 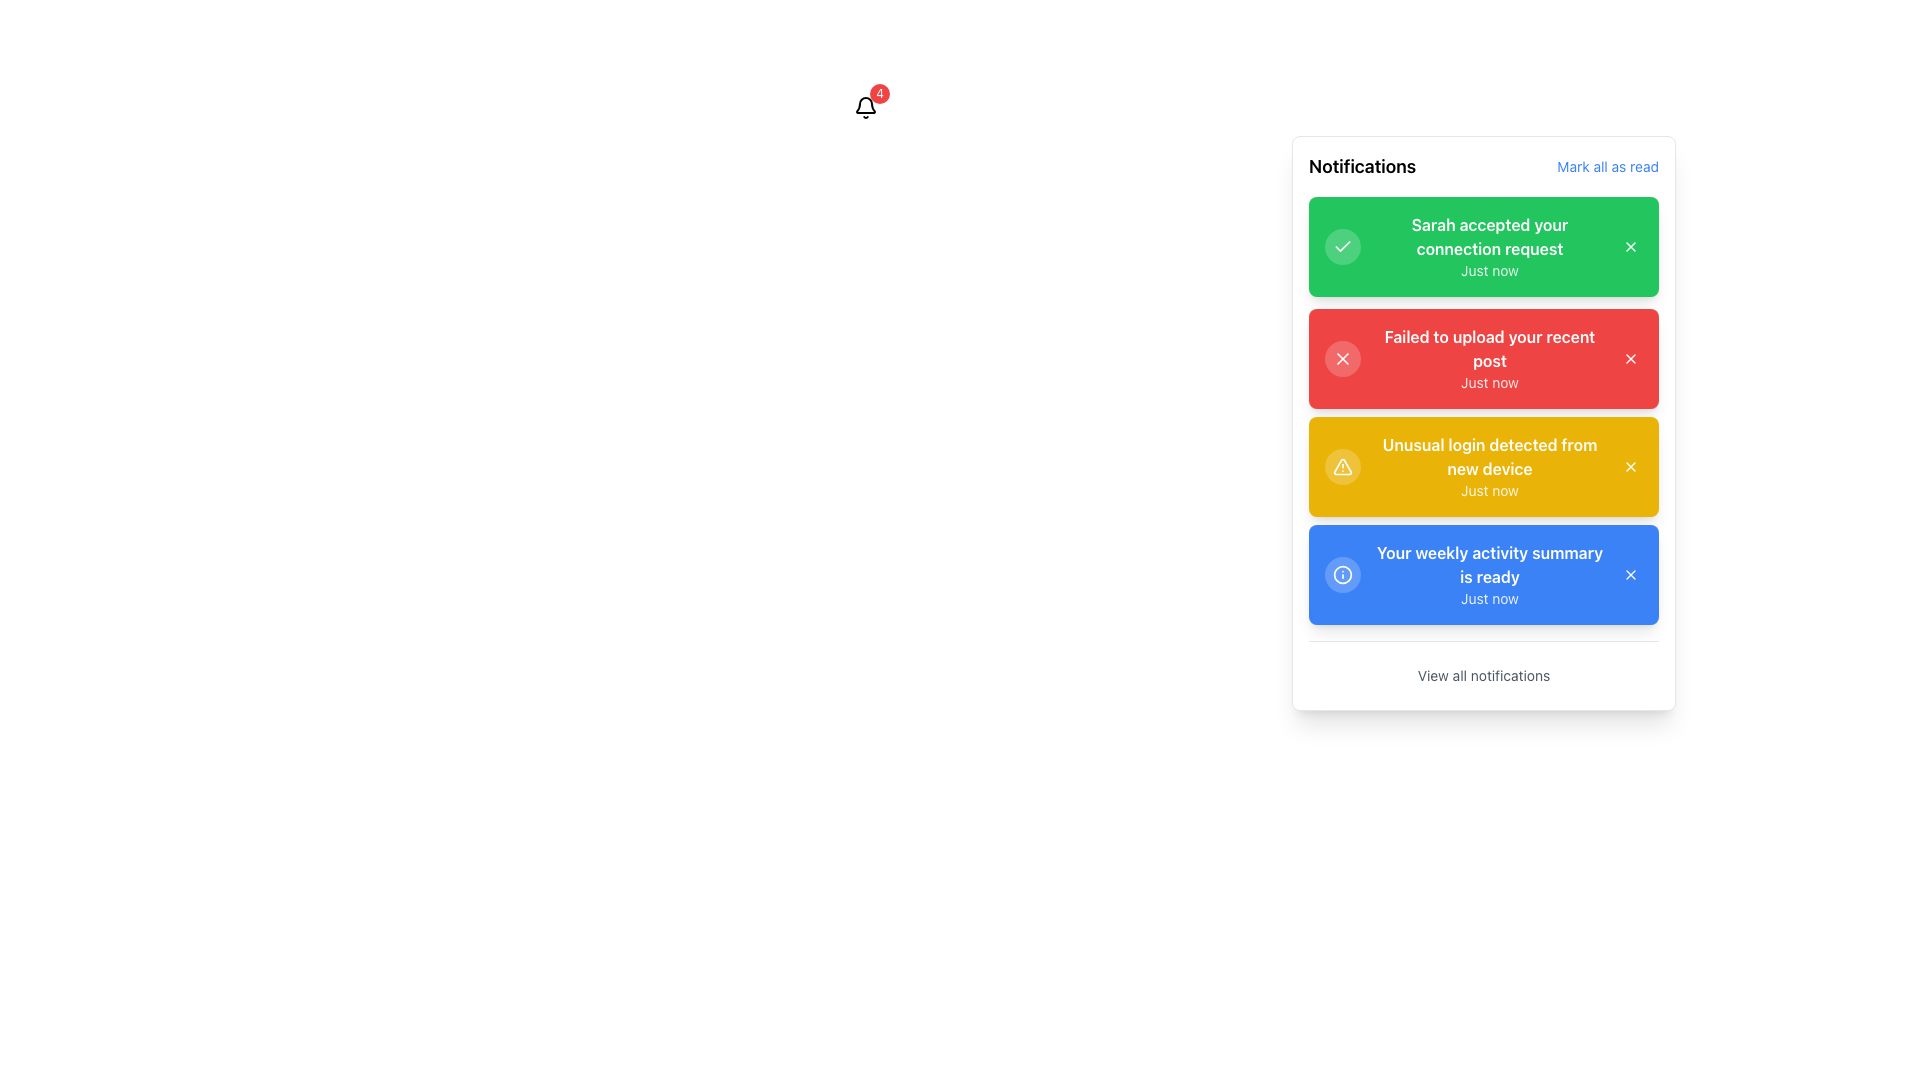 What do you see at coordinates (1631, 466) in the screenshot?
I see `the close icon button with a white 'X' symbol inside a yellow circular background located in the top-right corner of the third yellow notification card labeled 'Unusual login detected from new device'` at bounding box center [1631, 466].